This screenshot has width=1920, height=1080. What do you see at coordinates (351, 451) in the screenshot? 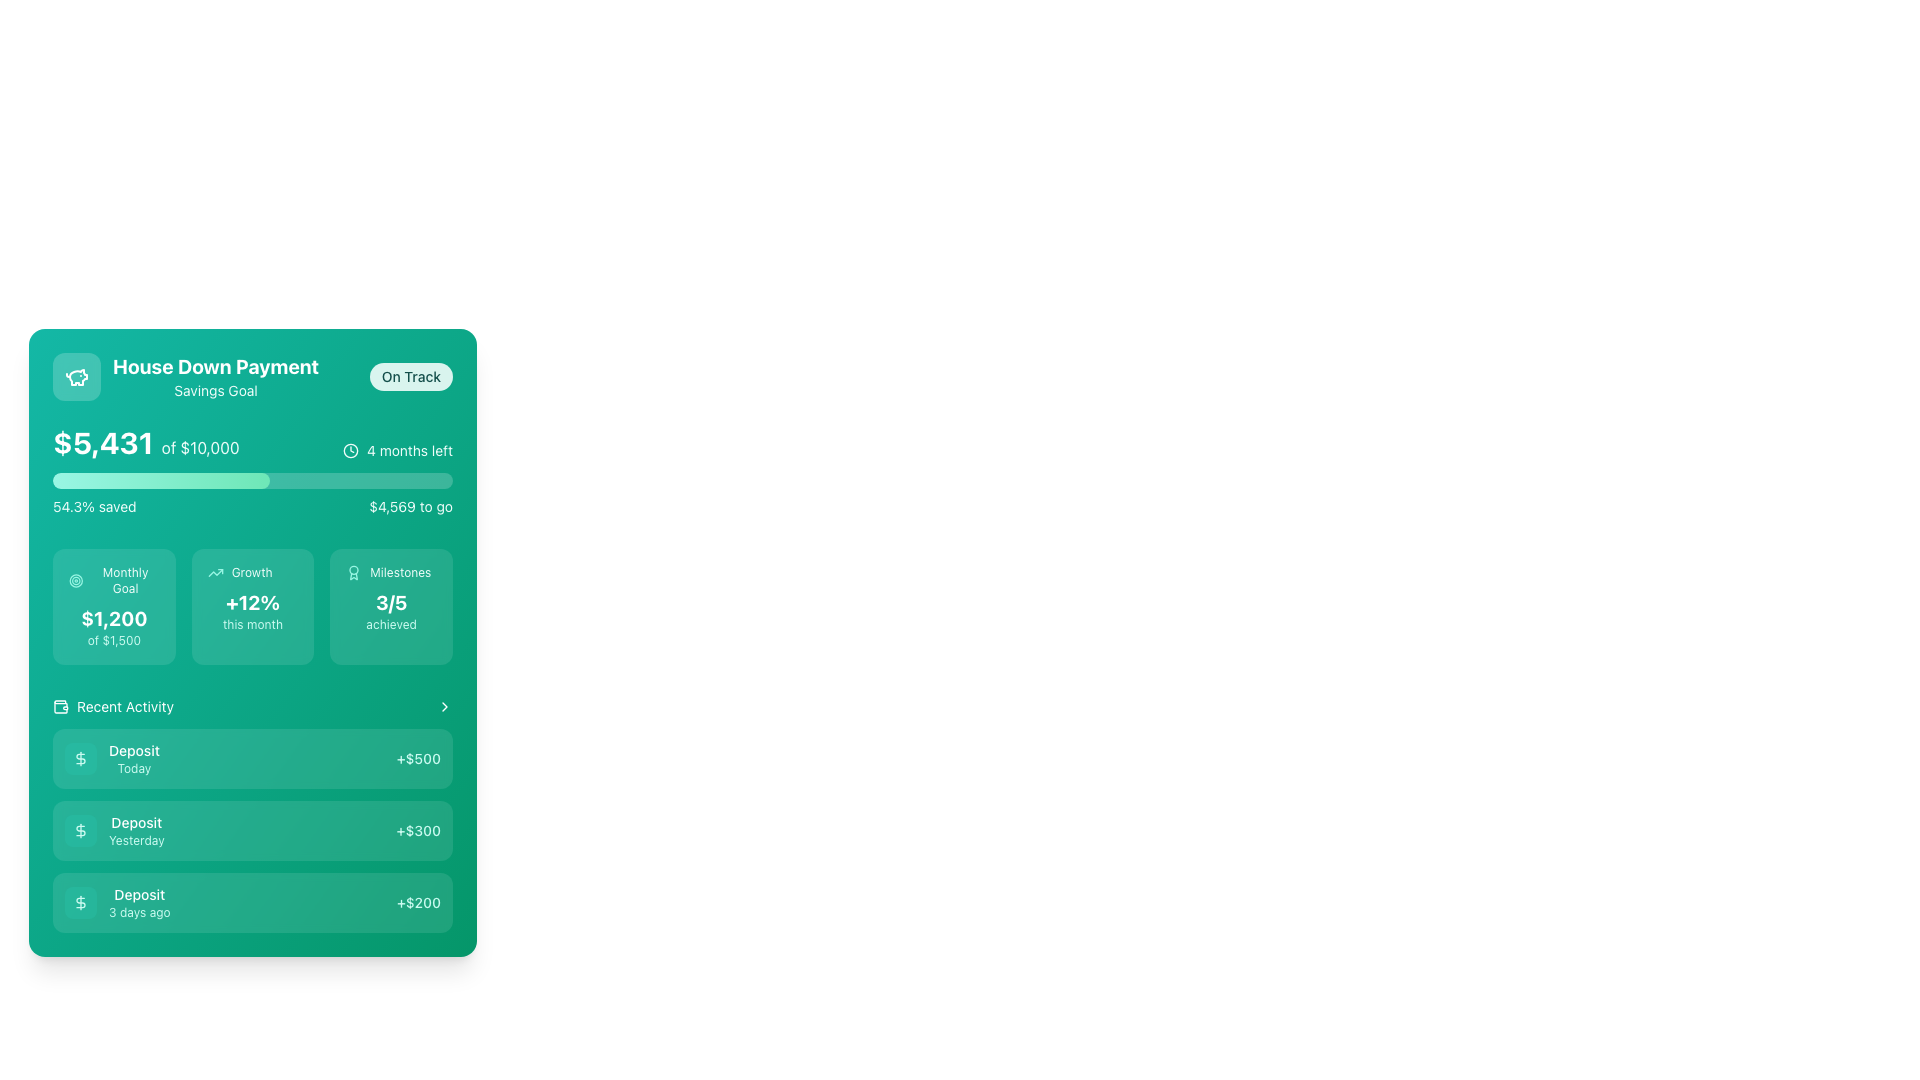
I see `the clock icon located to the left of the text '4 months left' in the upper-right portion of the green card component` at bounding box center [351, 451].